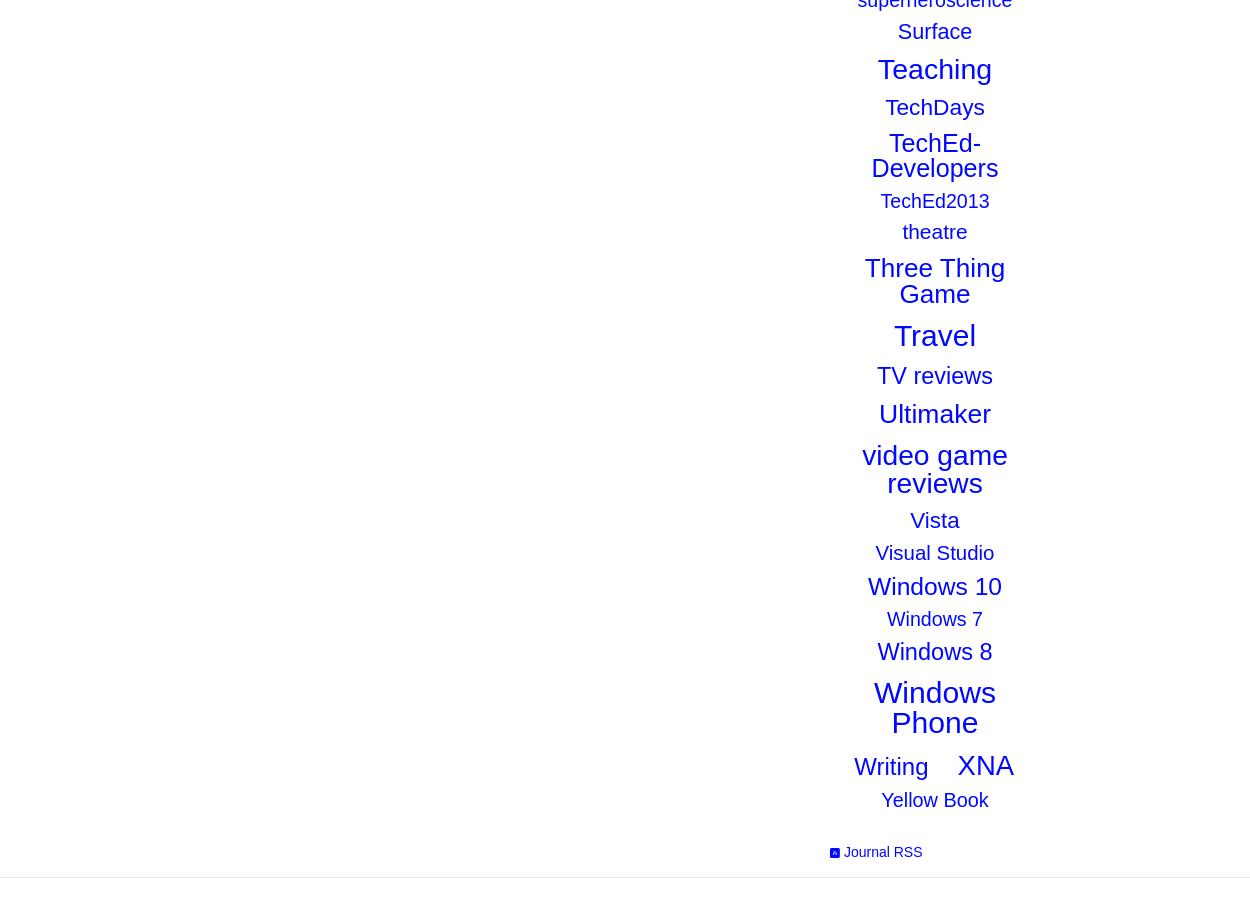 The width and height of the screenshot is (1250, 922). I want to click on 'TV reviews', so click(934, 373).